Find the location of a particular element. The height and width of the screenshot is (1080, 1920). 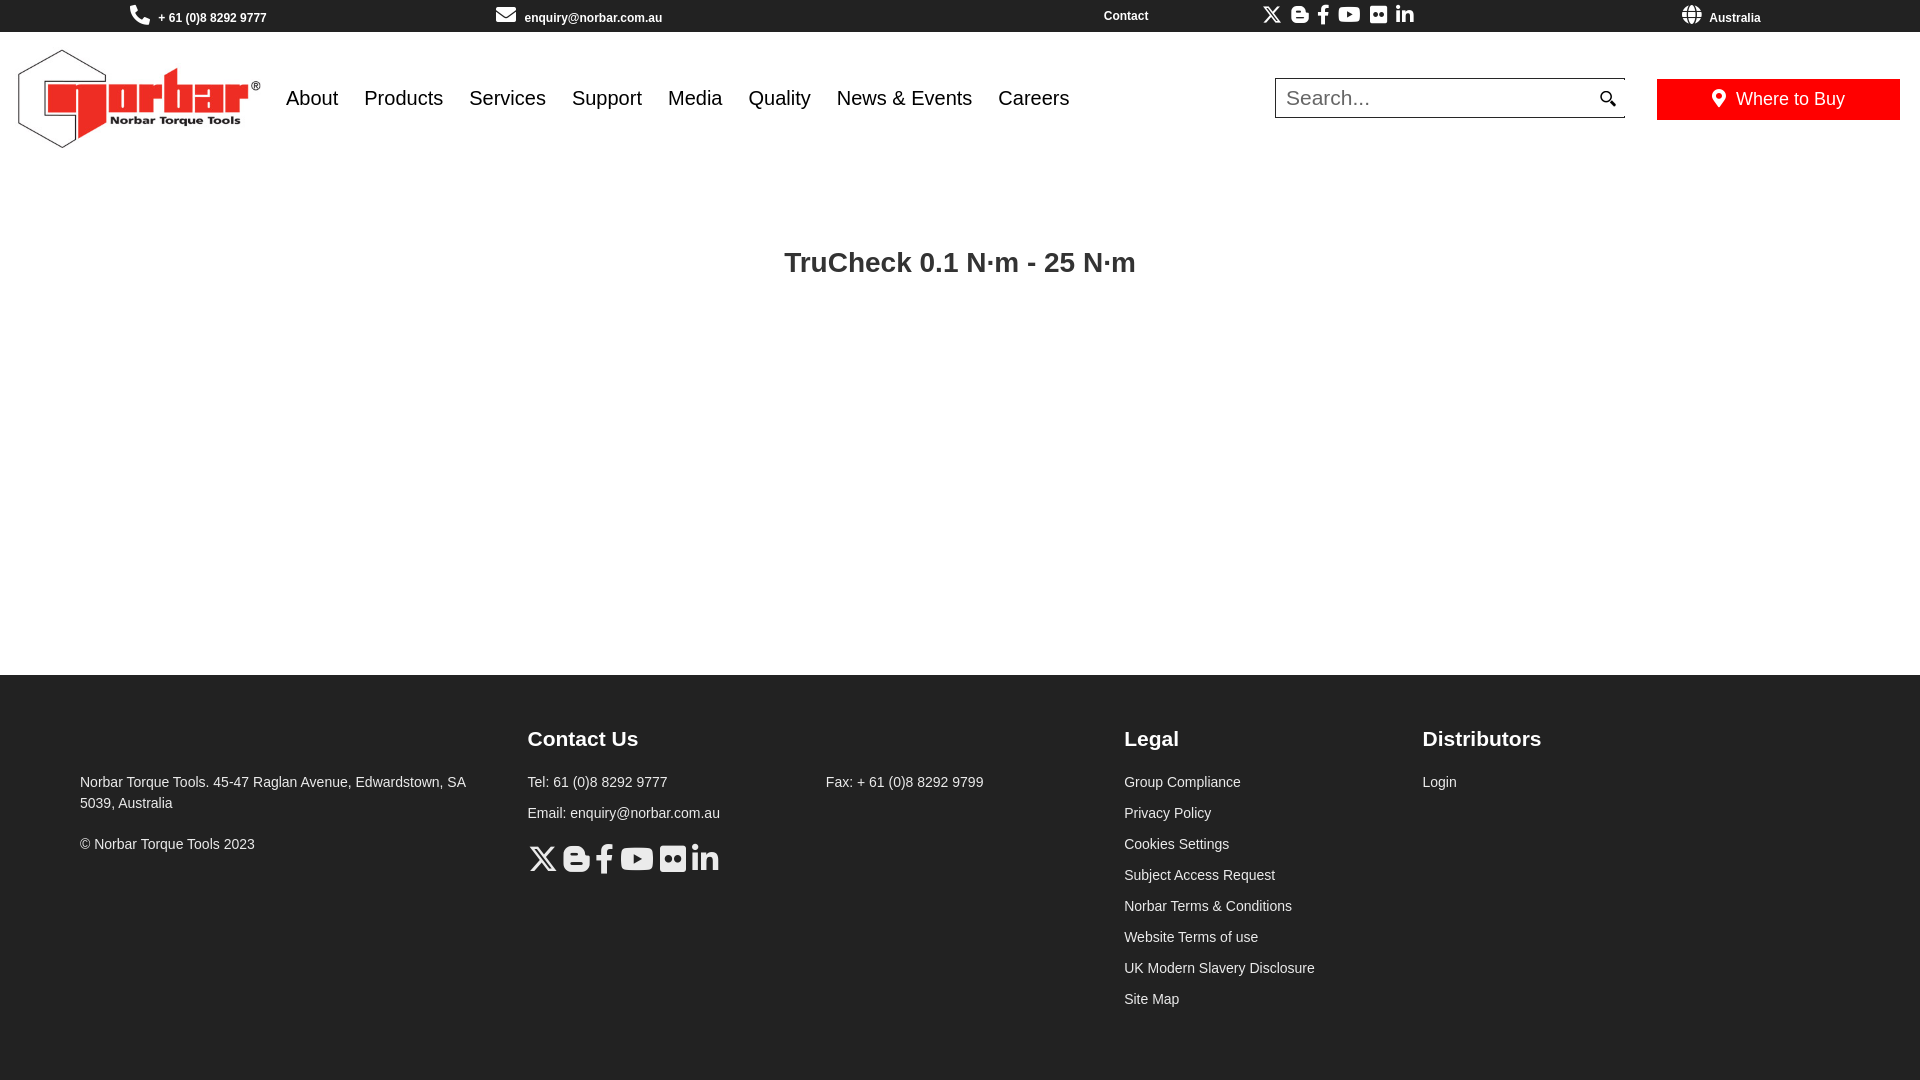

'Support' is located at coordinates (558, 98).